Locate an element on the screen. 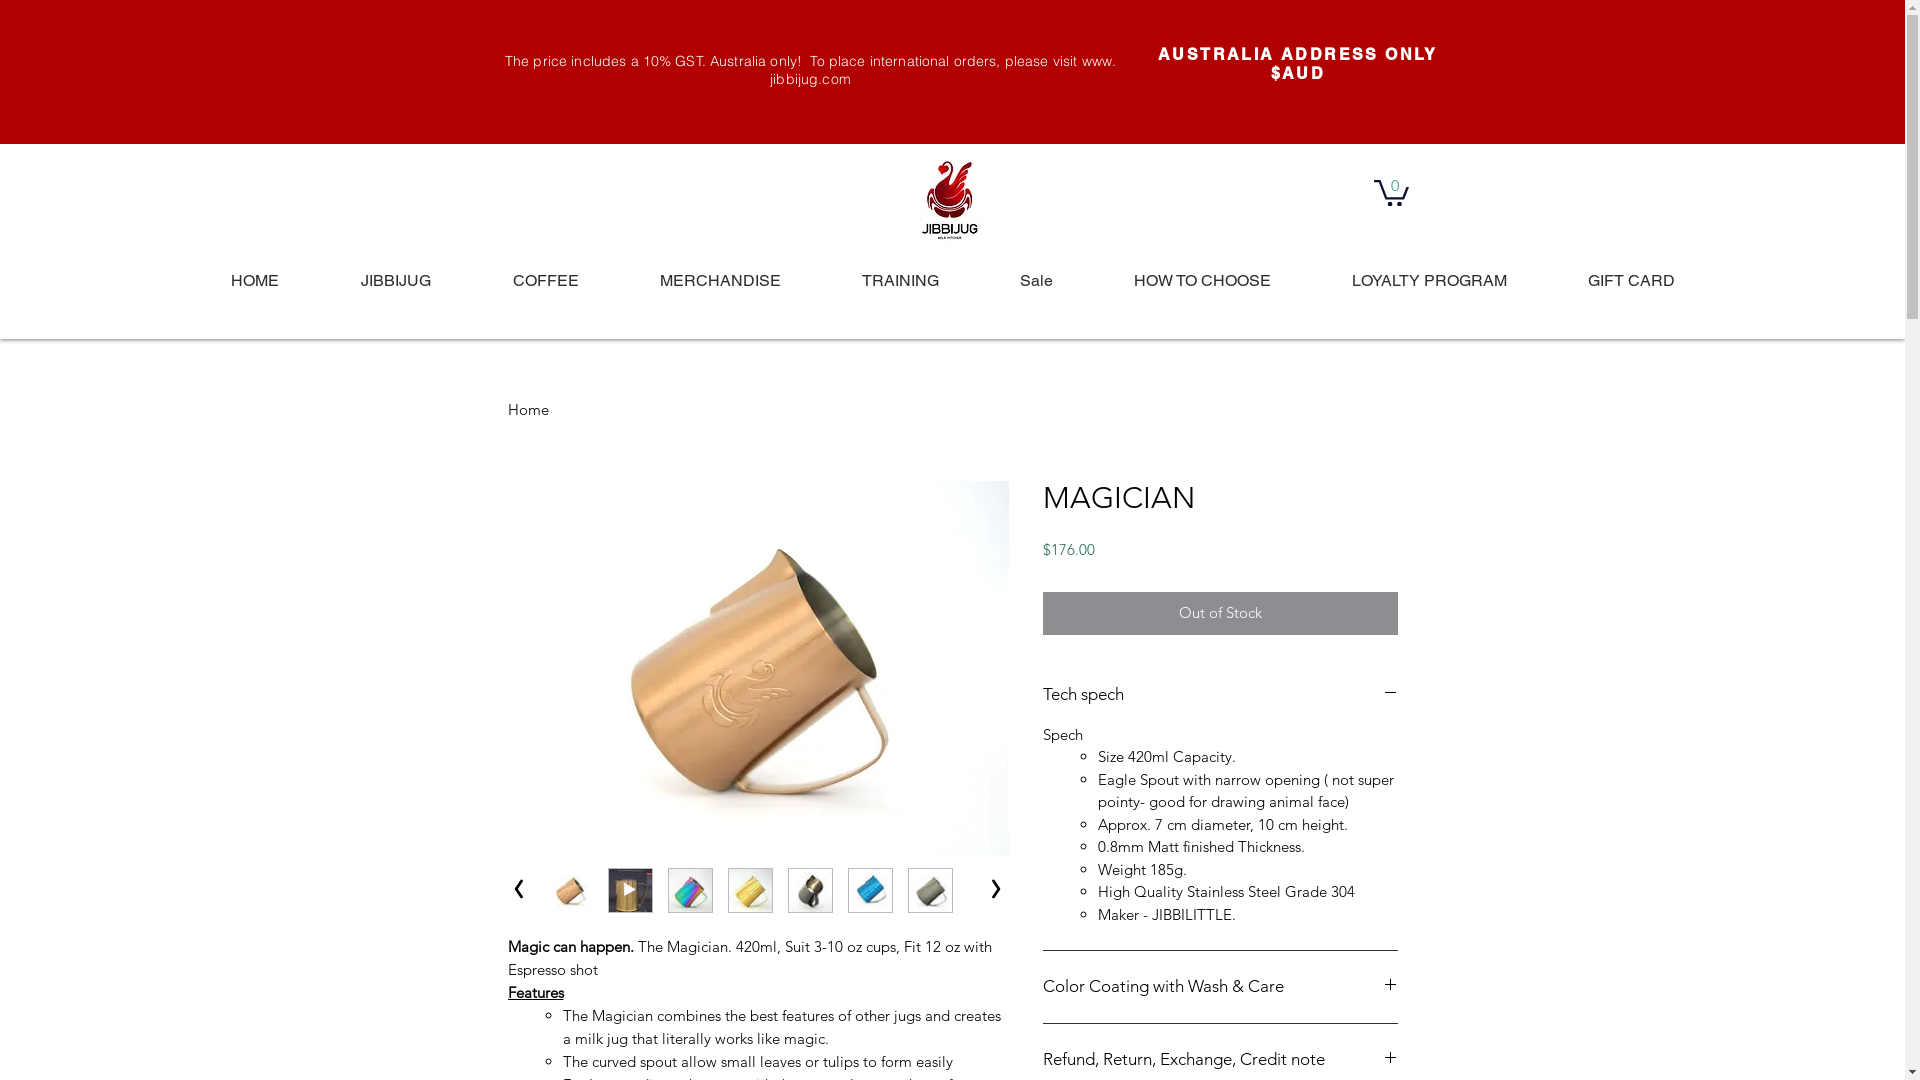 The height and width of the screenshot is (1080, 1920). '0' is located at coordinates (1390, 191).